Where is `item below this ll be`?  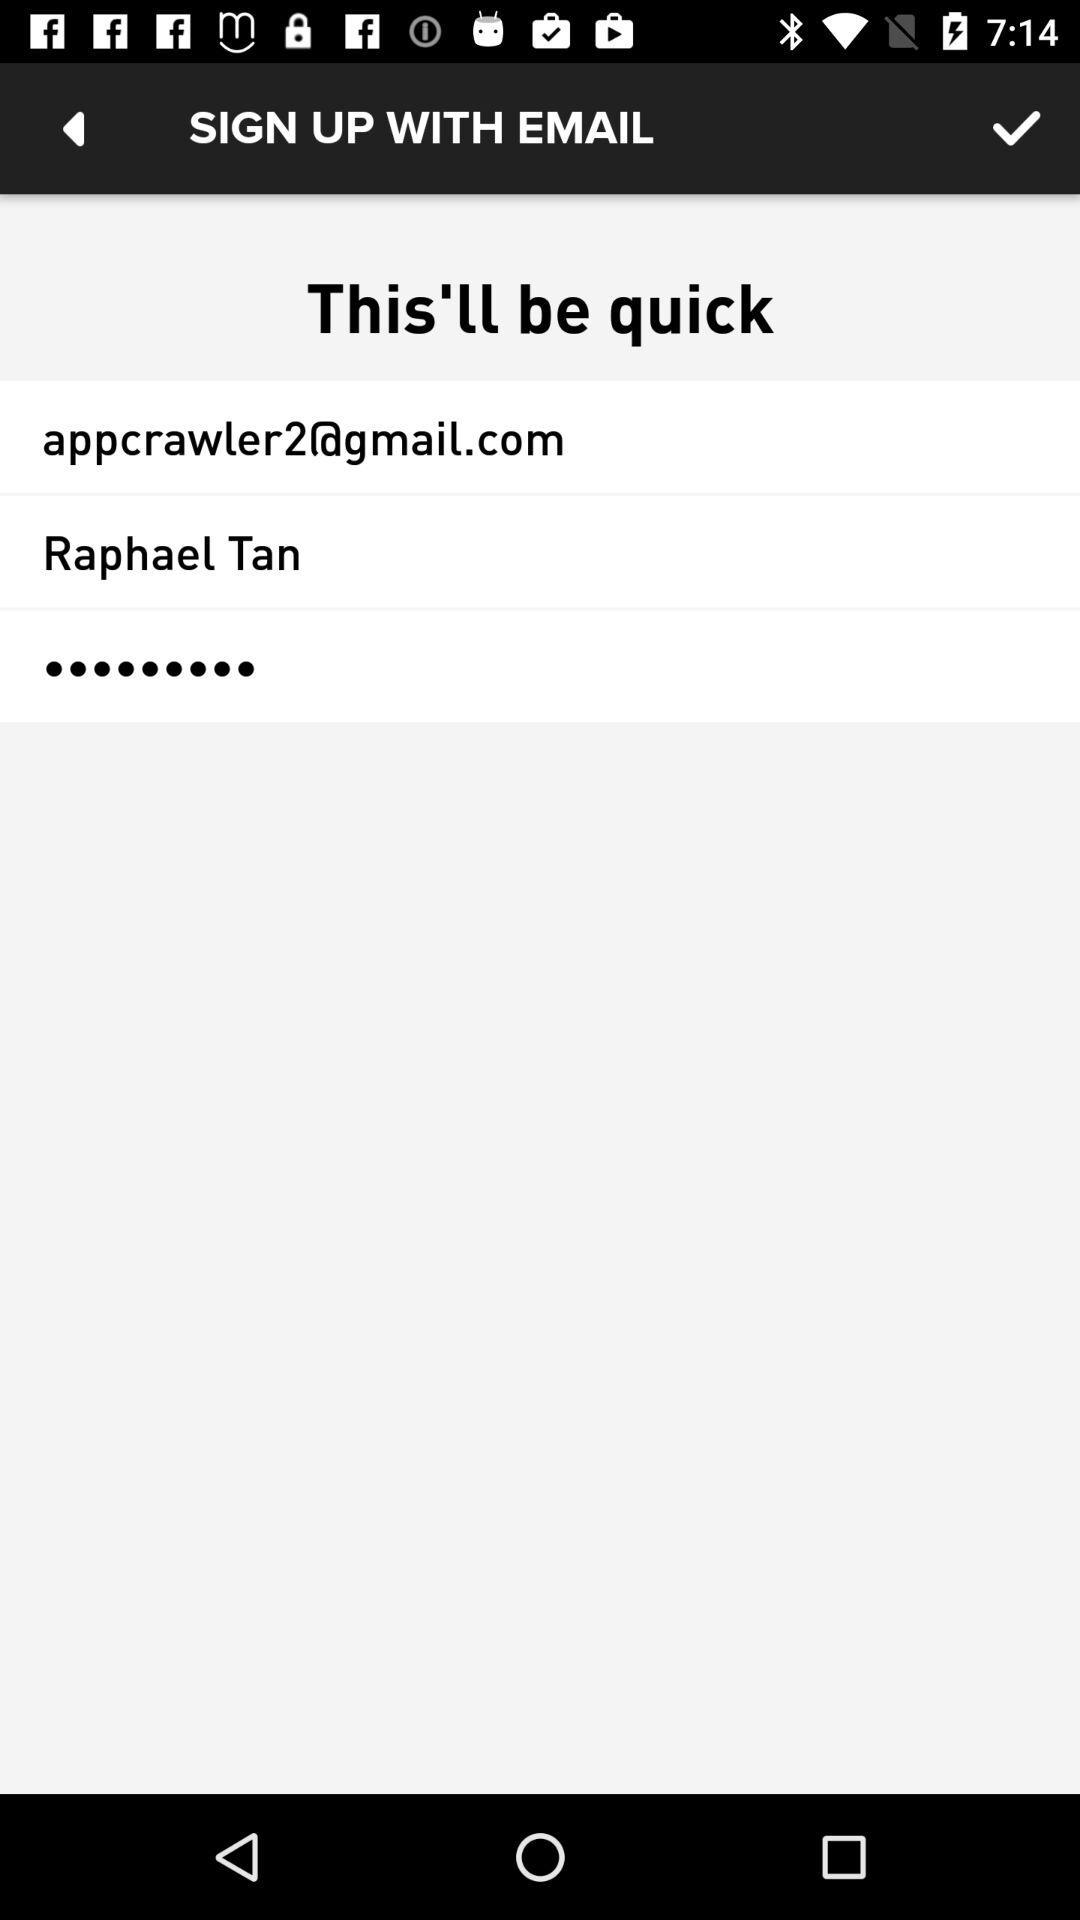
item below this ll be is located at coordinates (540, 435).